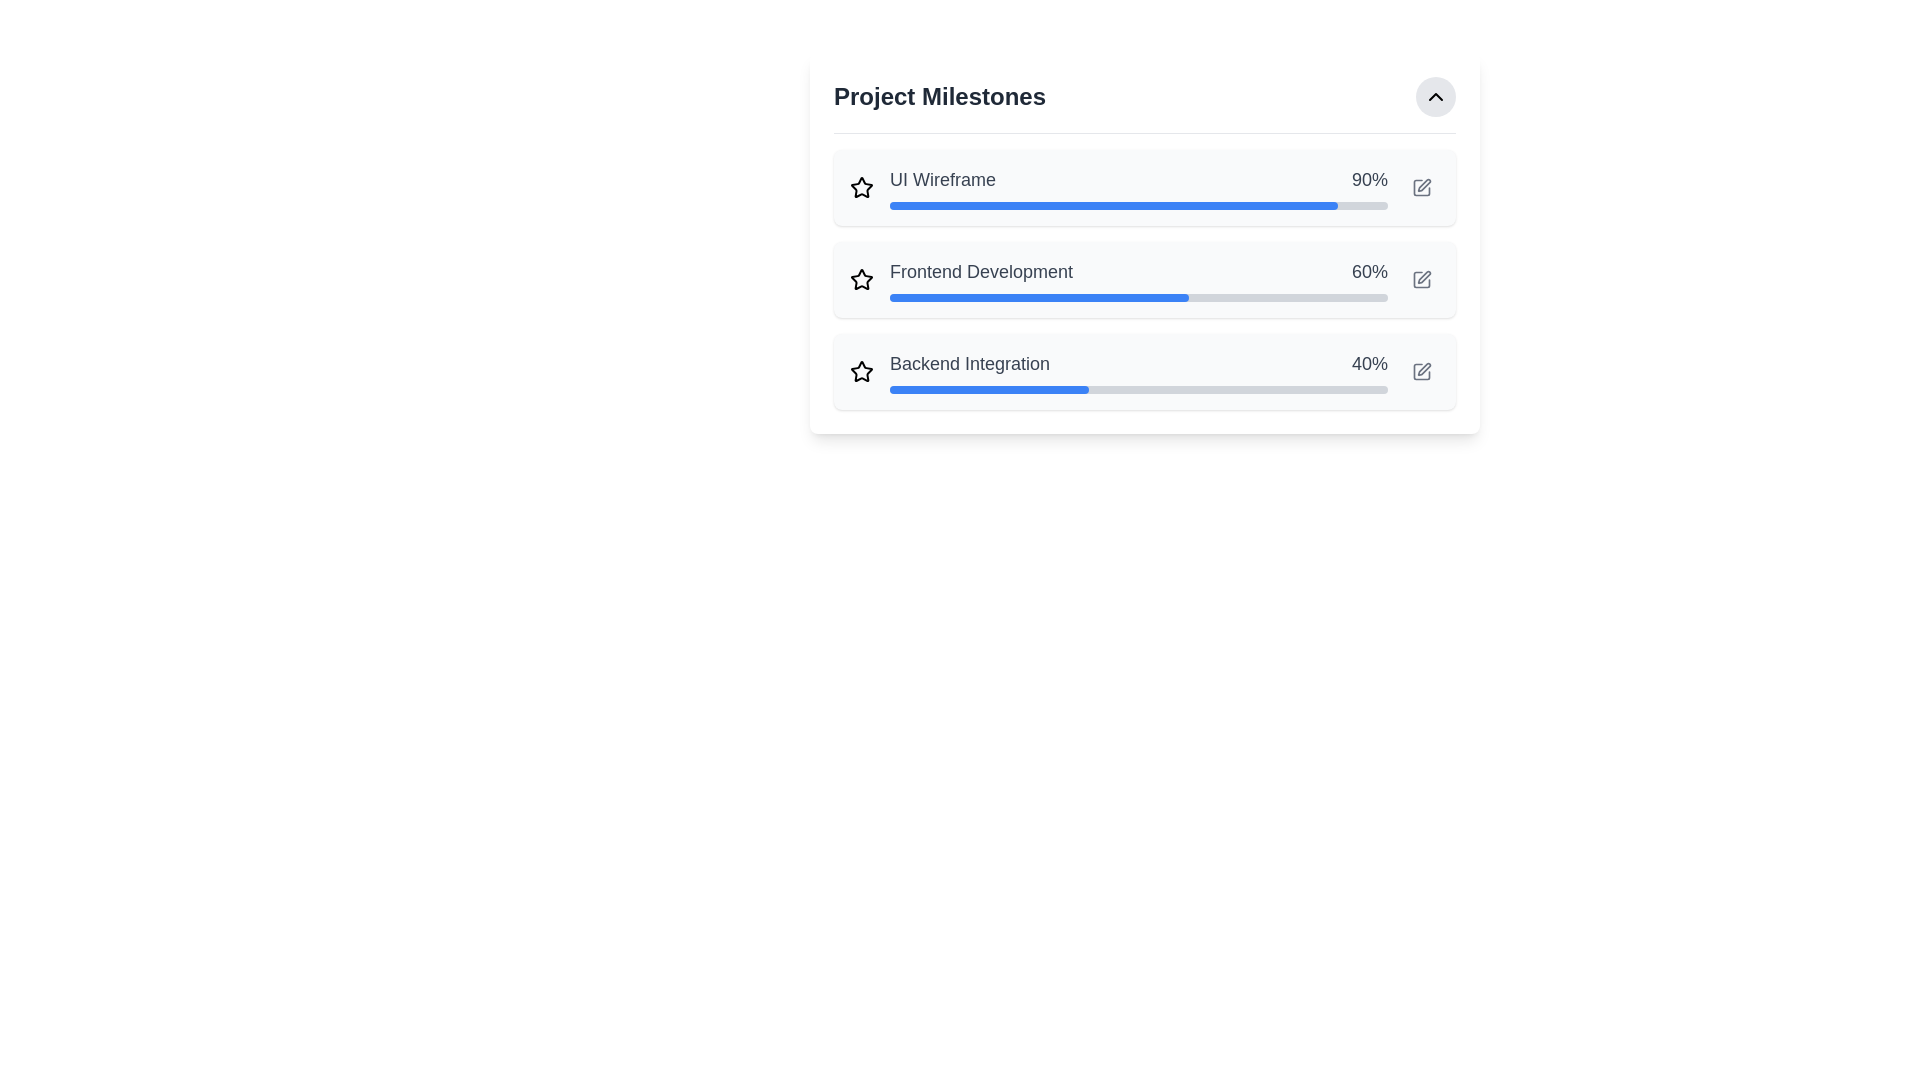  What do you see at coordinates (969, 363) in the screenshot?
I see `the text label that describes the project milestone 'Backend Integration', which is located to the left of the percentage completion text '40%' in the third milestone row` at bounding box center [969, 363].